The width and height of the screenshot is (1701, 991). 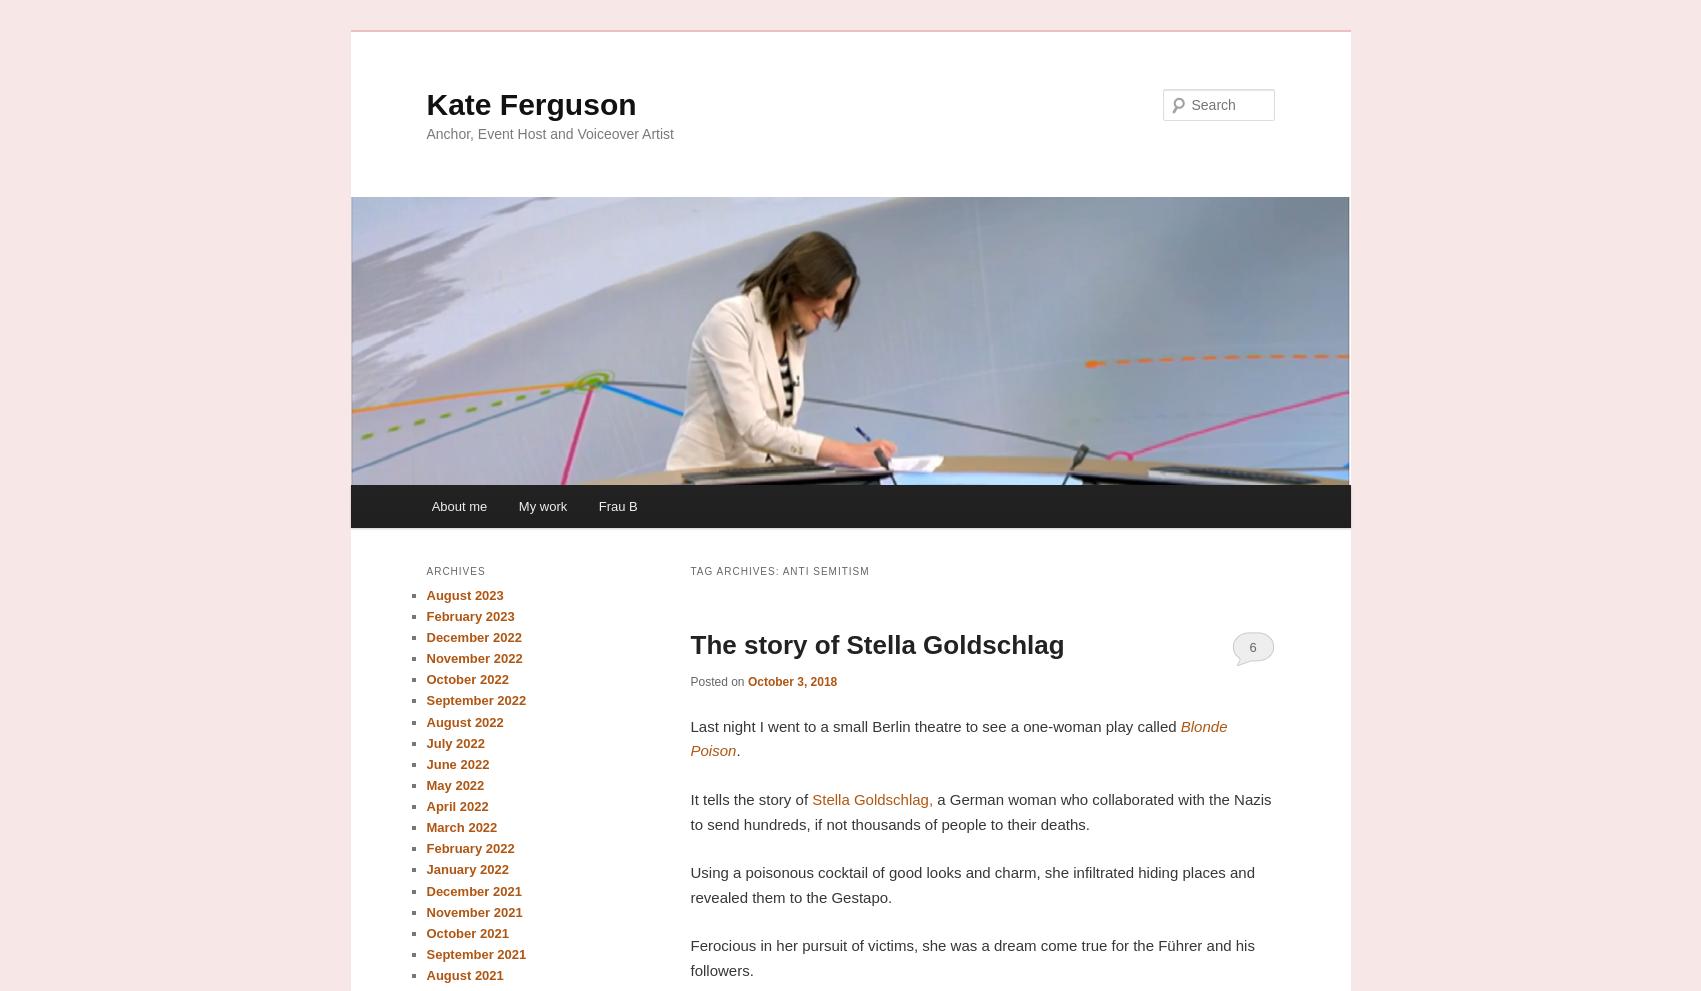 What do you see at coordinates (531, 102) in the screenshot?
I see `'Kate Ferguson'` at bounding box center [531, 102].